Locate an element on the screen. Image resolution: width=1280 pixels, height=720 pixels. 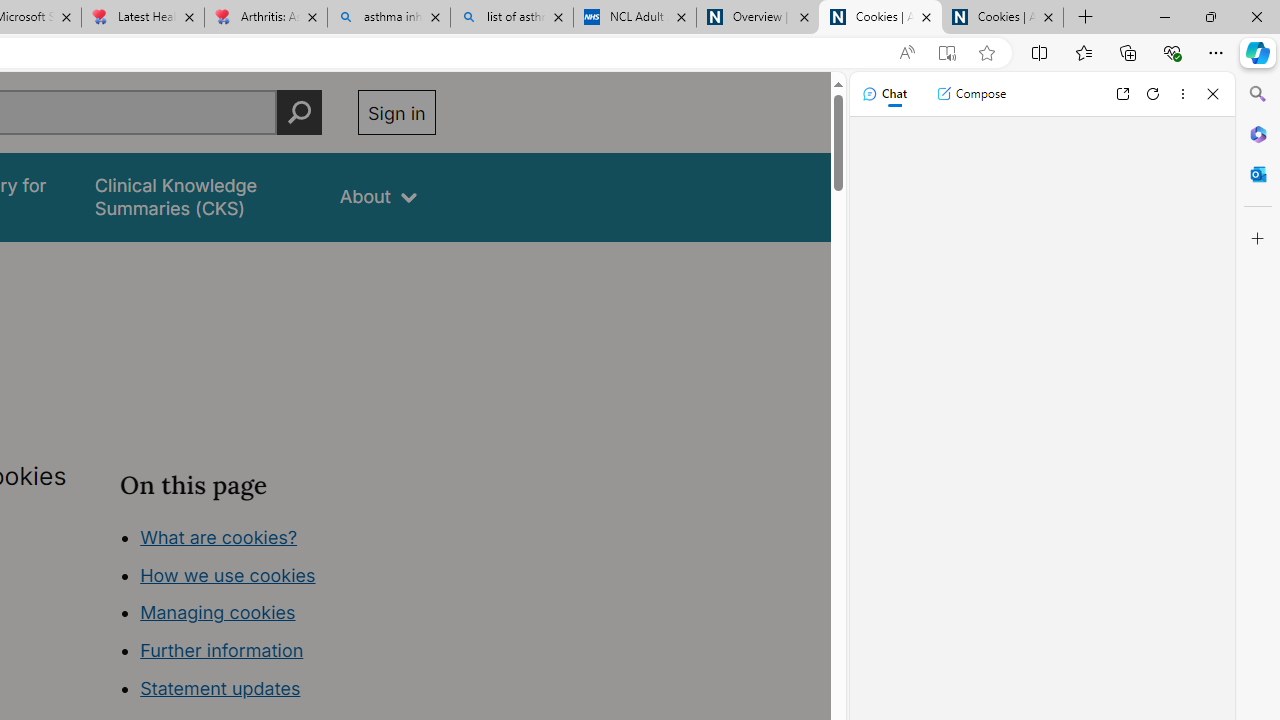
'Further information' is located at coordinates (222, 650).